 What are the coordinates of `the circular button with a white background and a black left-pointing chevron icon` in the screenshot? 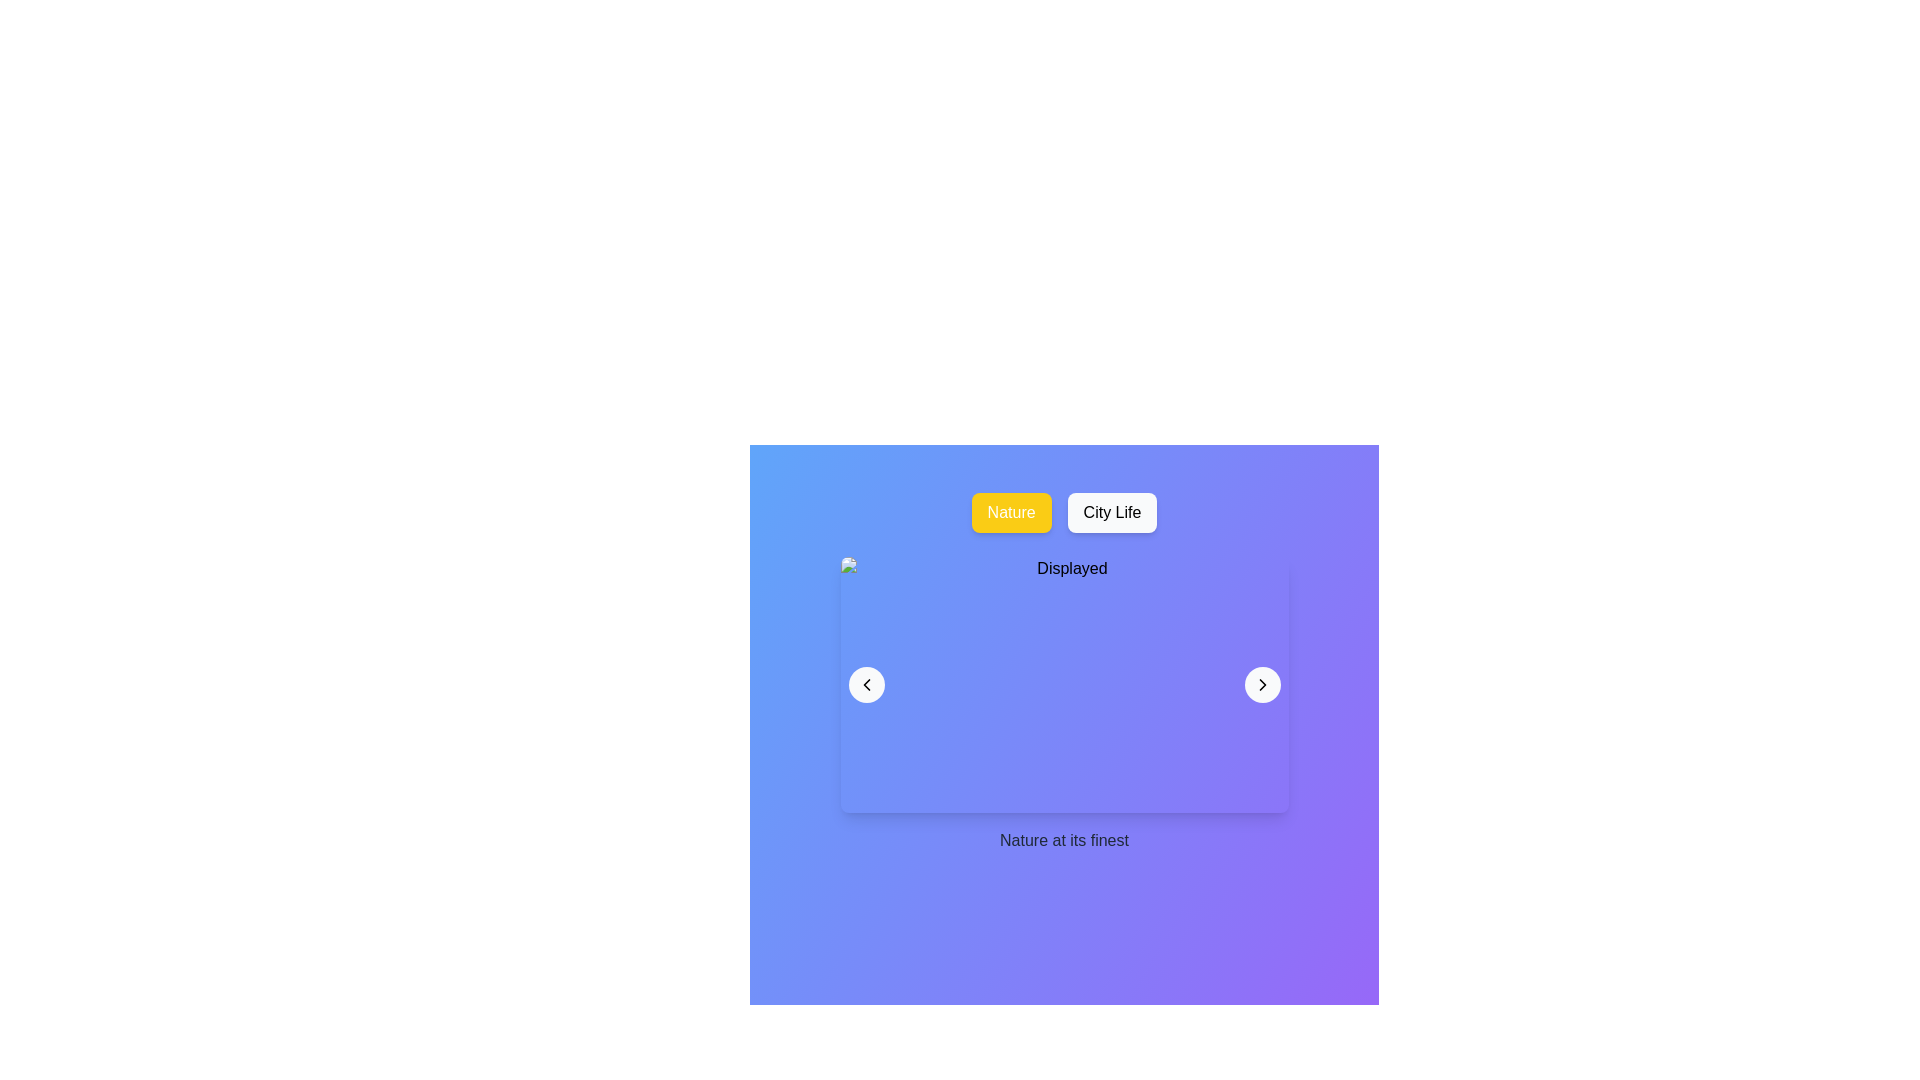 It's located at (866, 684).